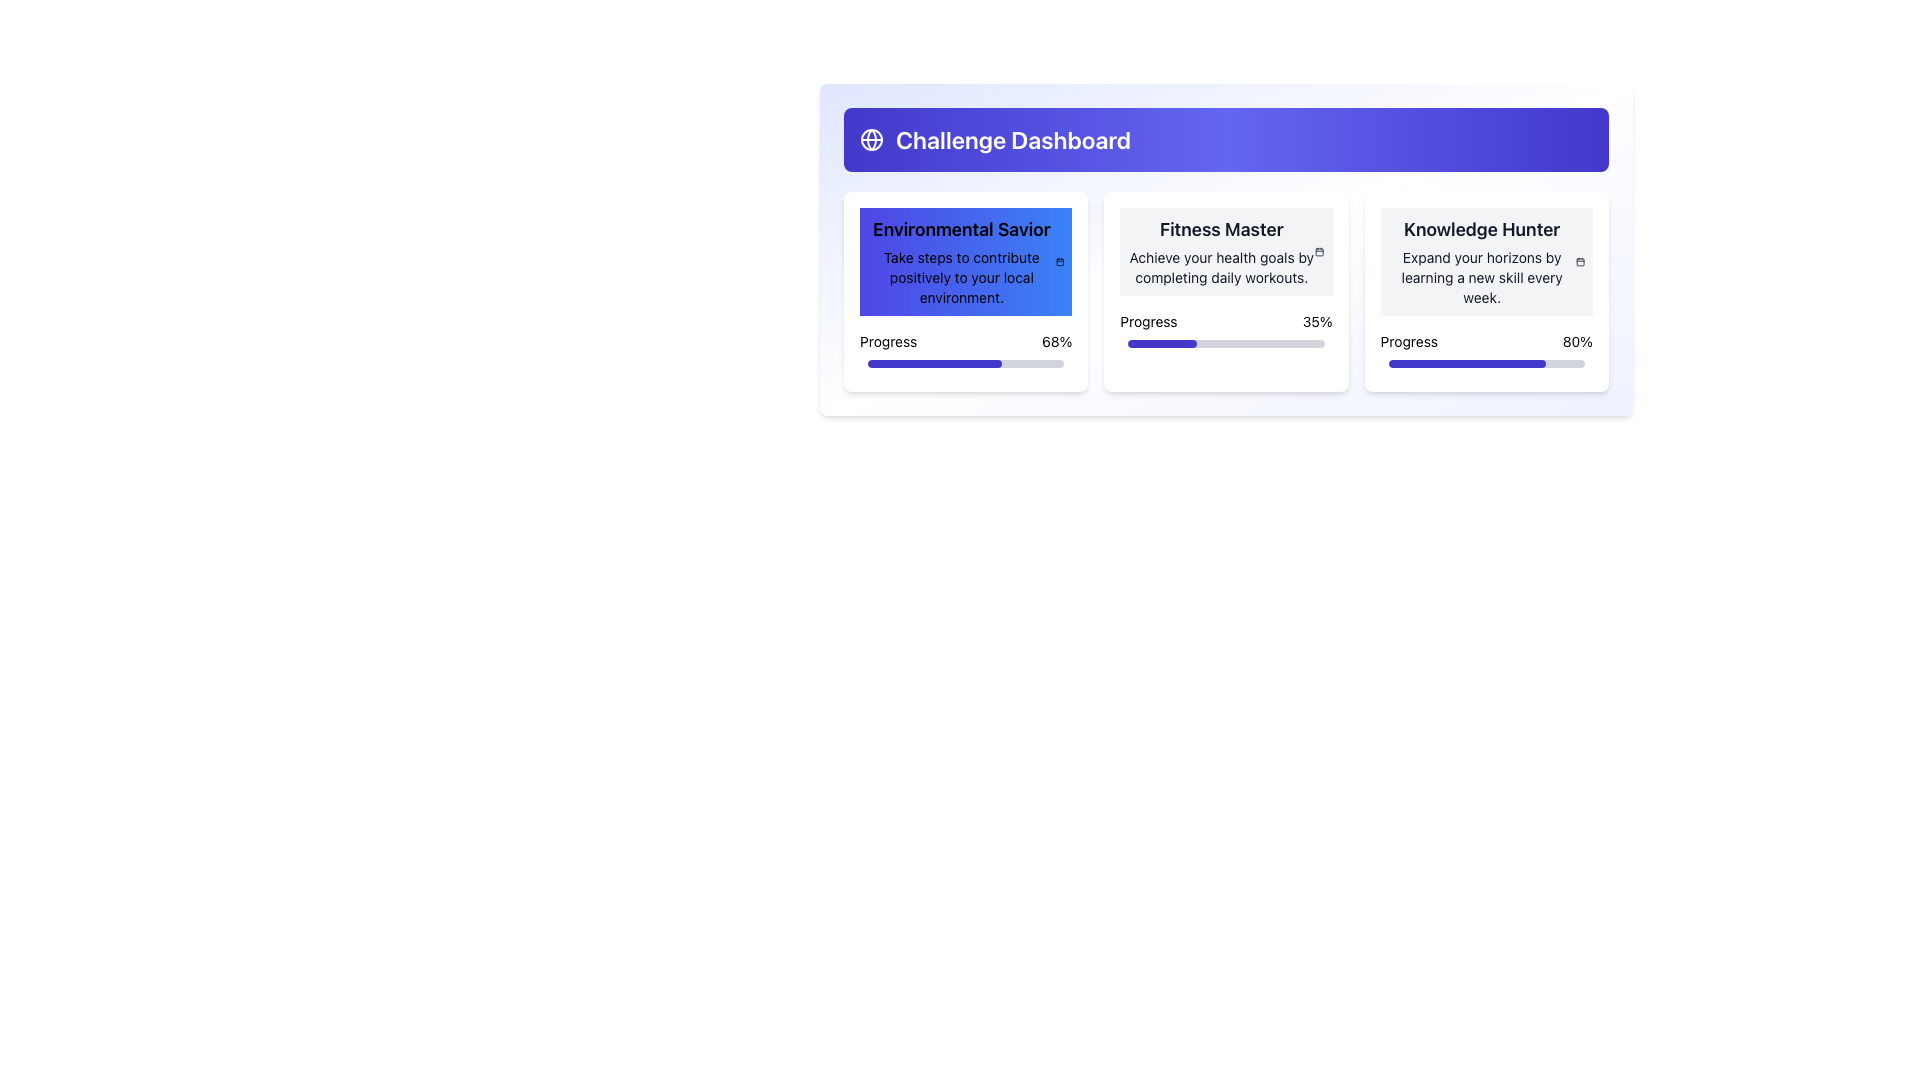 This screenshot has width=1920, height=1080. Describe the element at coordinates (1467, 363) in the screenshot. I see `the horizontal progress bar styled with a dark indigo fill representing 80% completion, located within the 'Knowledge Hunter' card, below the 'Progress' label and adjacent to the '80%' text` at that location.